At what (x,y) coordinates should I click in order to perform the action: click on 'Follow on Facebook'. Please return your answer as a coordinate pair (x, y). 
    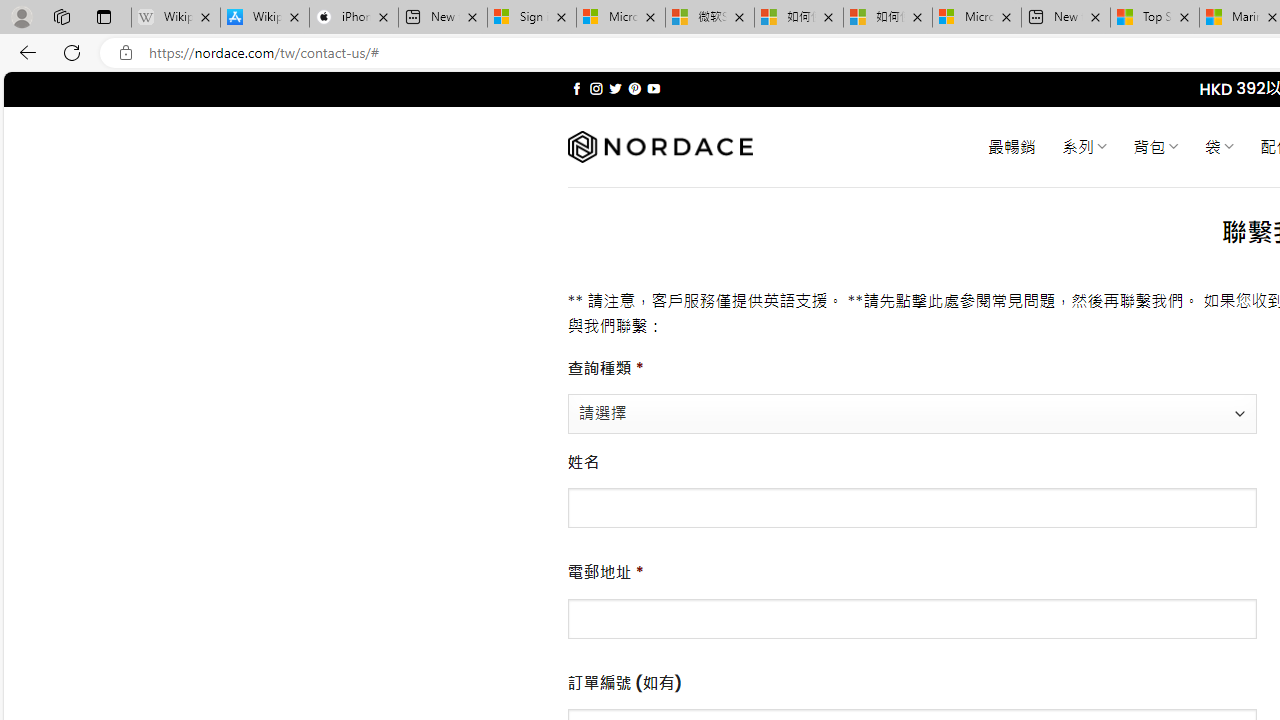
    Looking at the image, I should click on (576, 88).